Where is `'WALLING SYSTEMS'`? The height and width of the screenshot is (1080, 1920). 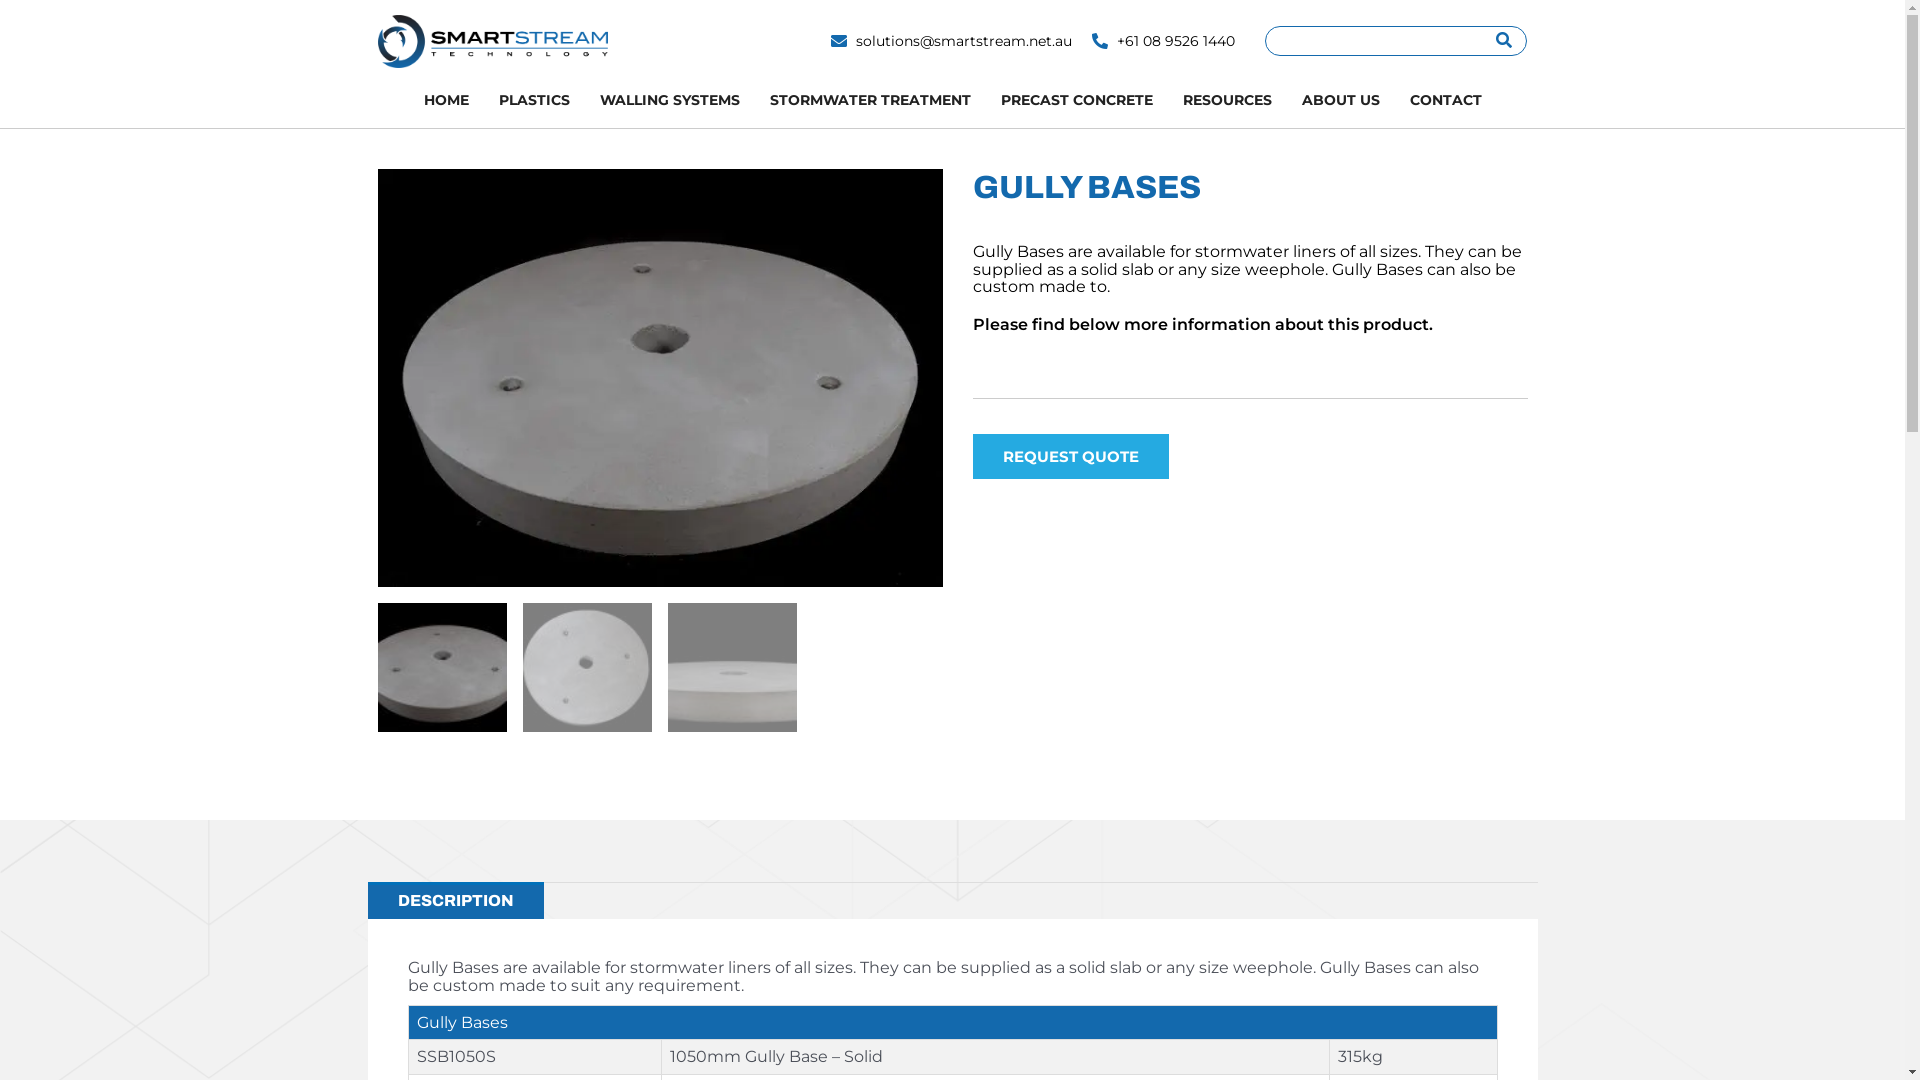 'WALLING SYSTEMS' is located at coordinates (583, 100).